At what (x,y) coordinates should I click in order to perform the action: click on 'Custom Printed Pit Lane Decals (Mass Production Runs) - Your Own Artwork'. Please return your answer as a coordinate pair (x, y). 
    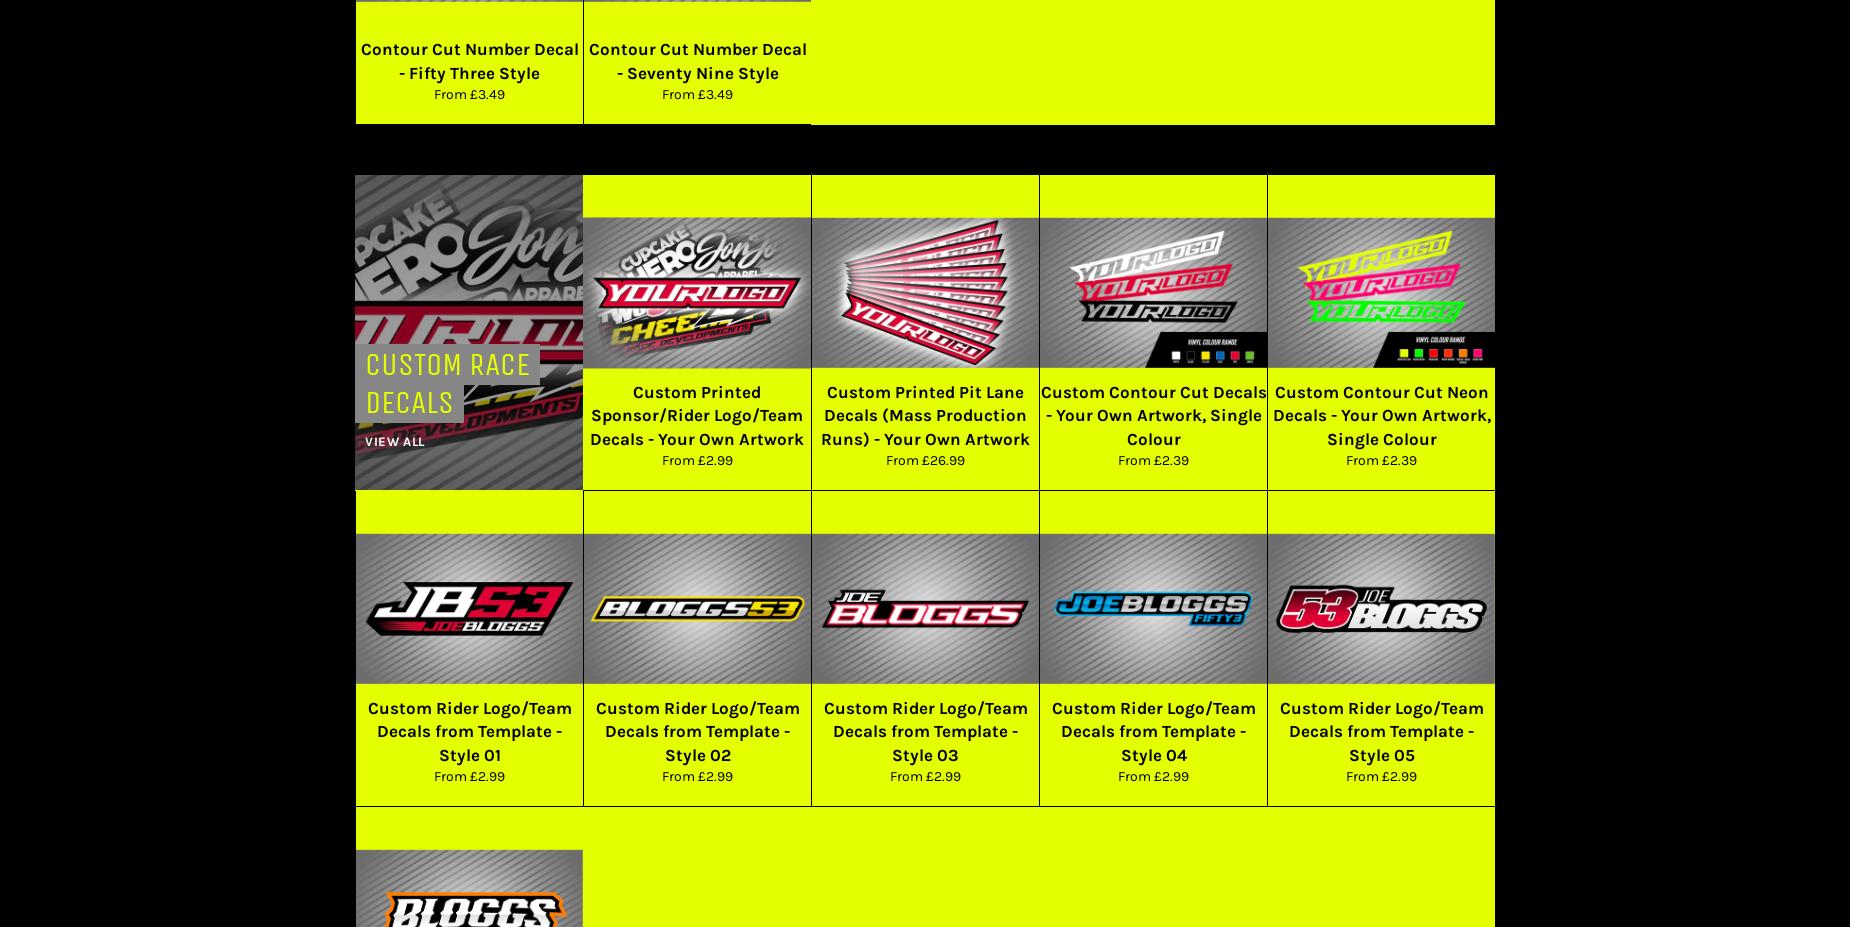
    Looking at the image, I should click on (925, 414).